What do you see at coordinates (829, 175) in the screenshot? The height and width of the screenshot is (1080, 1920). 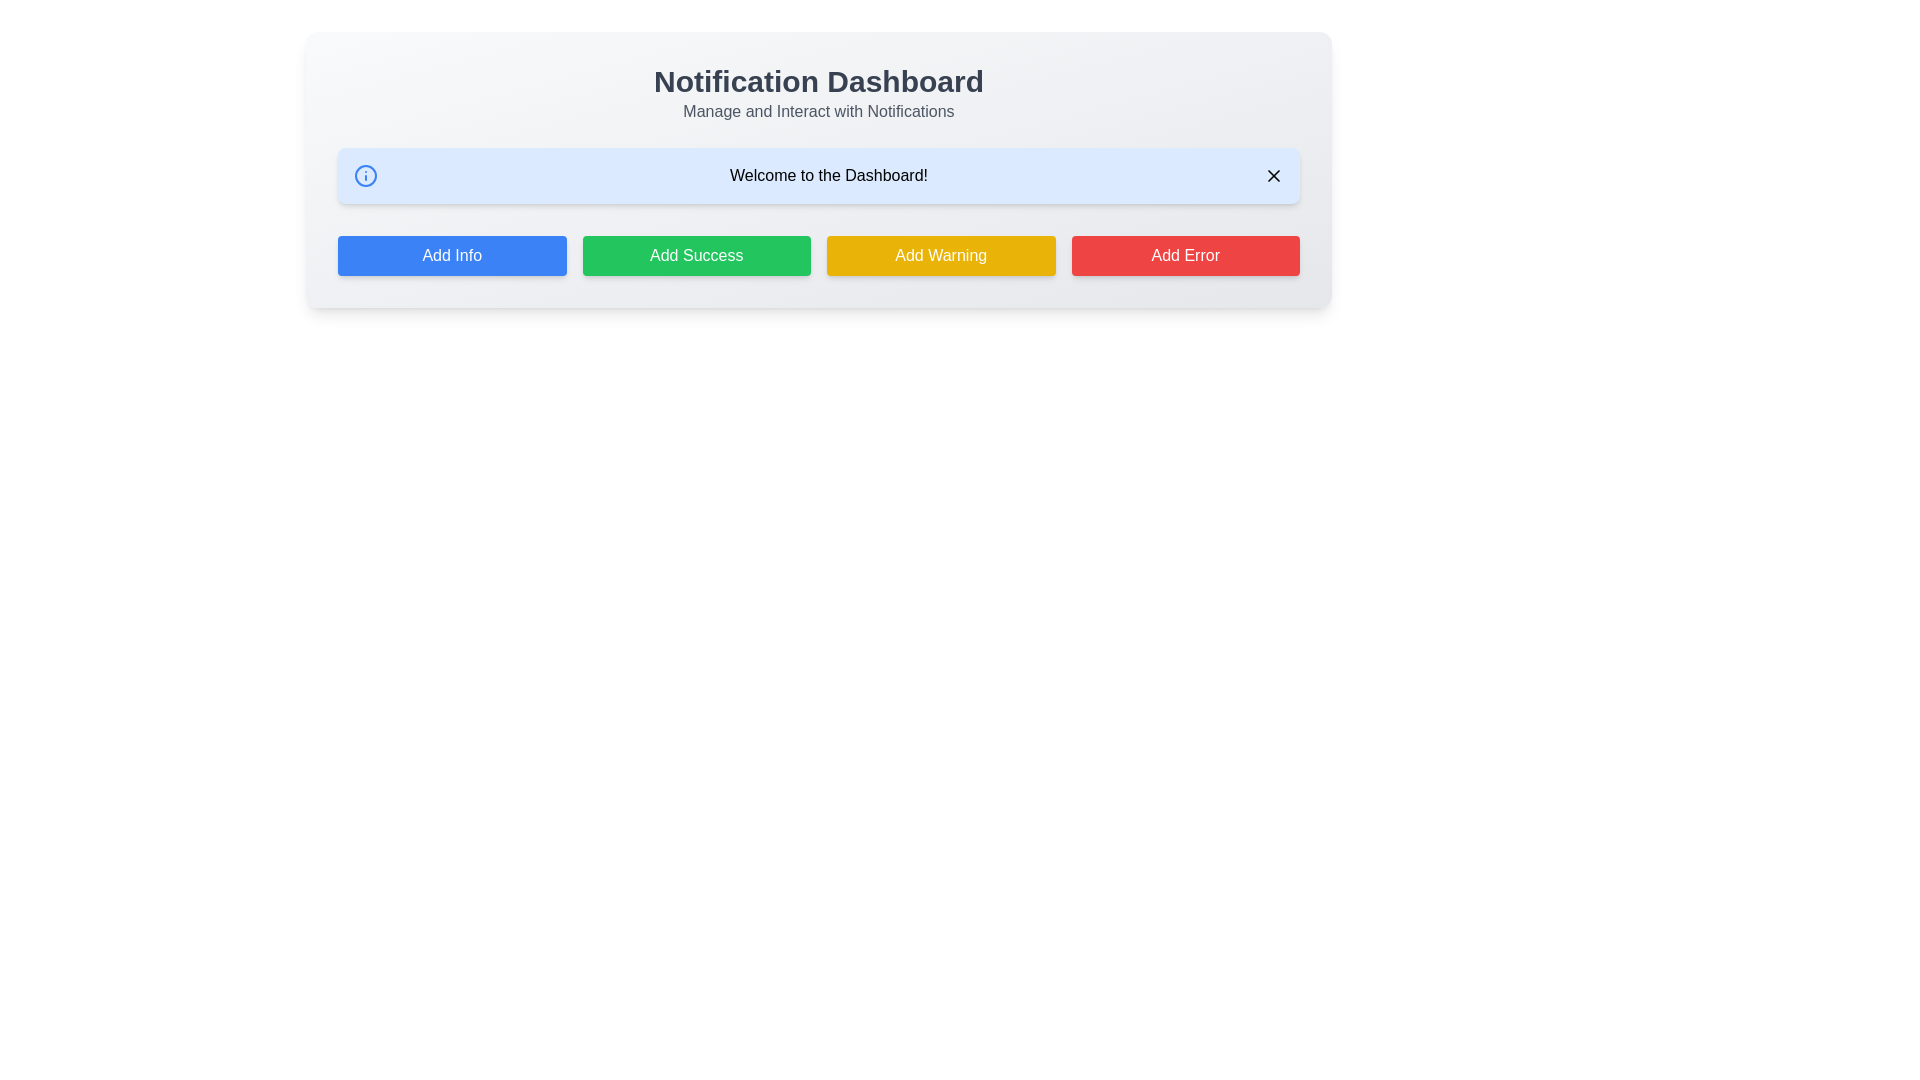 I see `the welcome message text label located at the top section of the dashboard` at bounding box center [829, 175].